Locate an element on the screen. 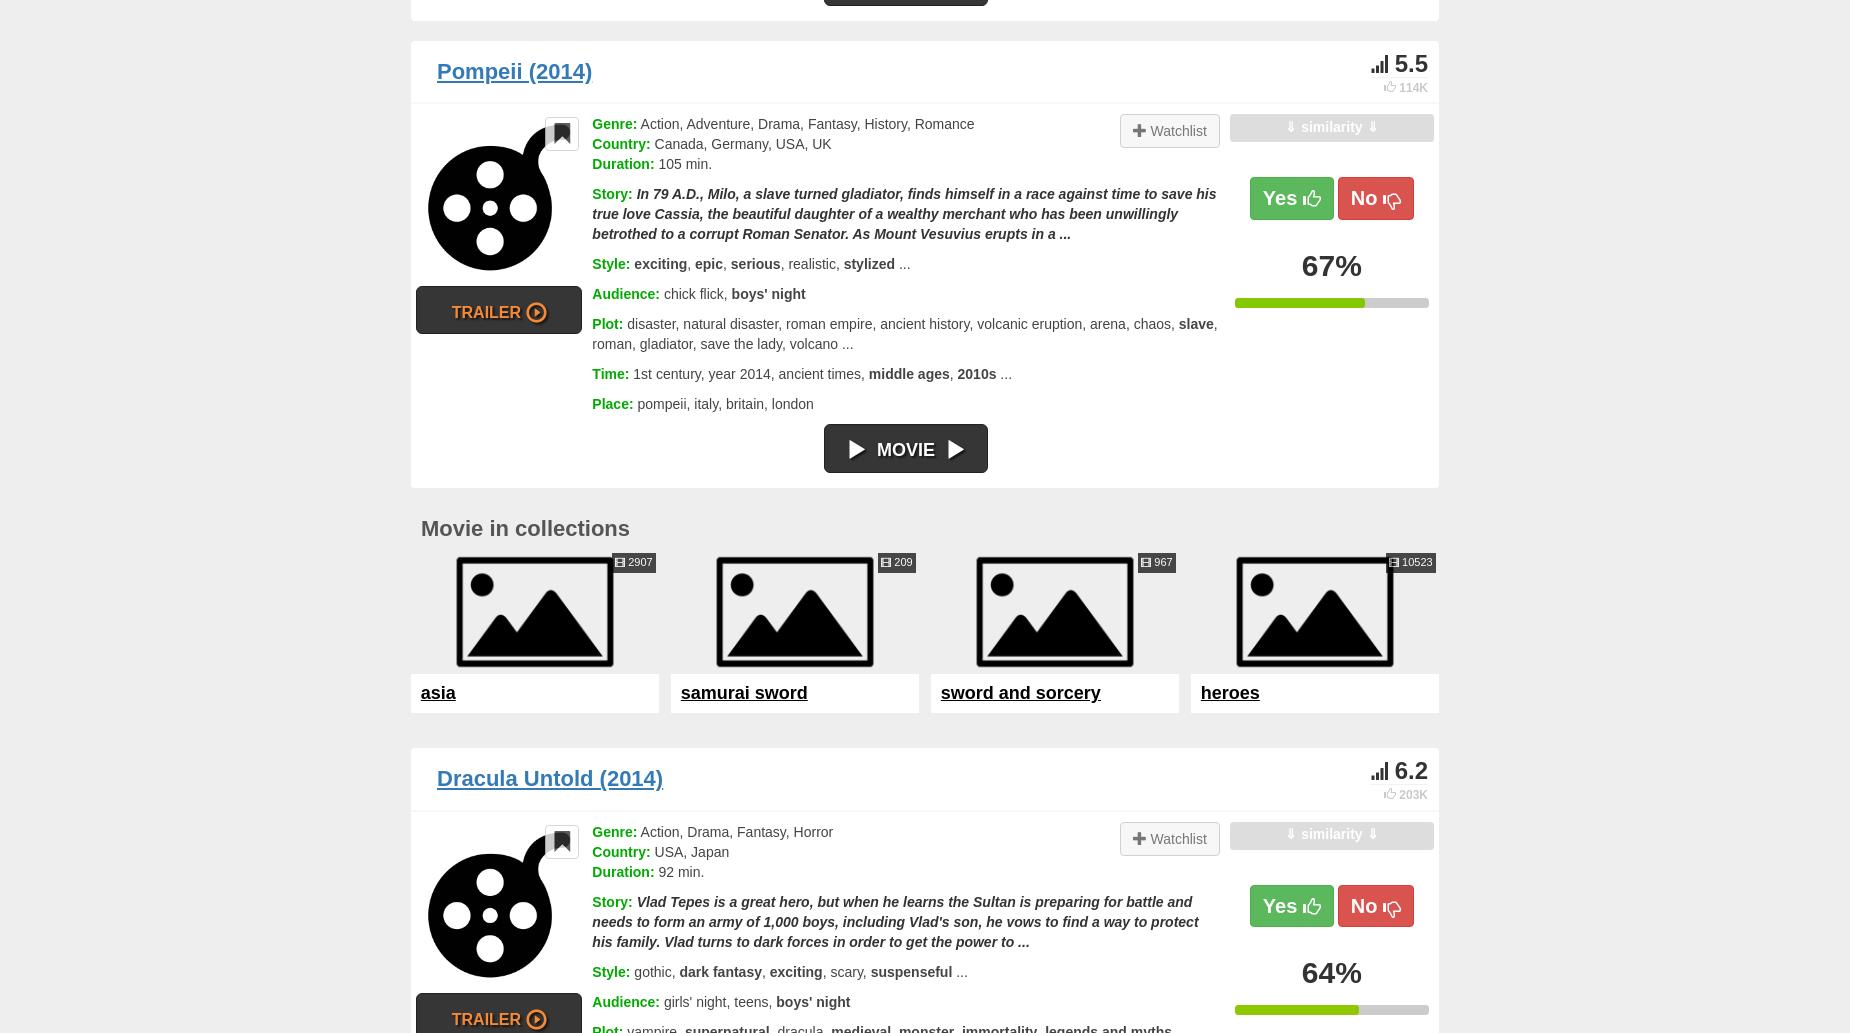 This screenshot has height=1033, width=1850. '967' is located at coordinates (1150, 560).